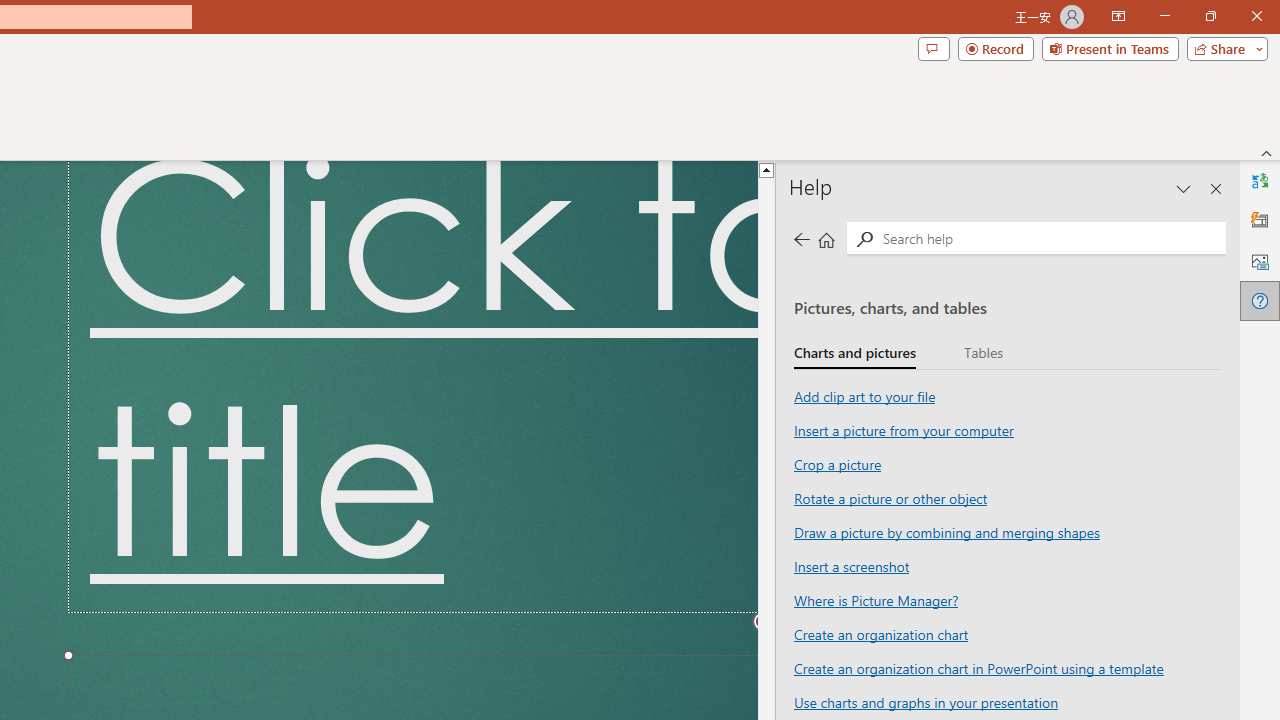 The image size is (1280, 720). I want to click on 'Previous page', so click(801, 238).